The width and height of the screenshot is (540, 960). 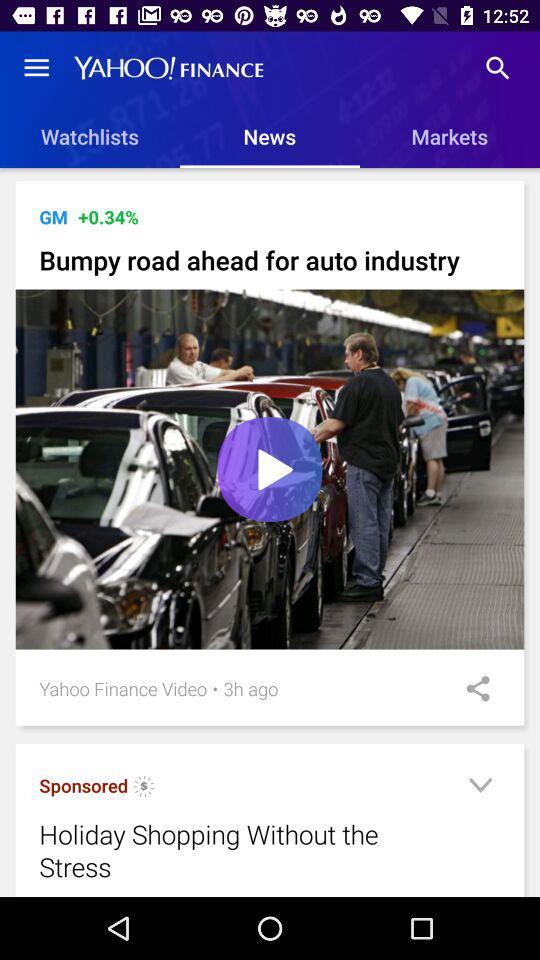 What do you see at coordinates (214, 688) in the screenshot?
I see `the icon to the left of the 3h ago` at bounding box center [214, 688].